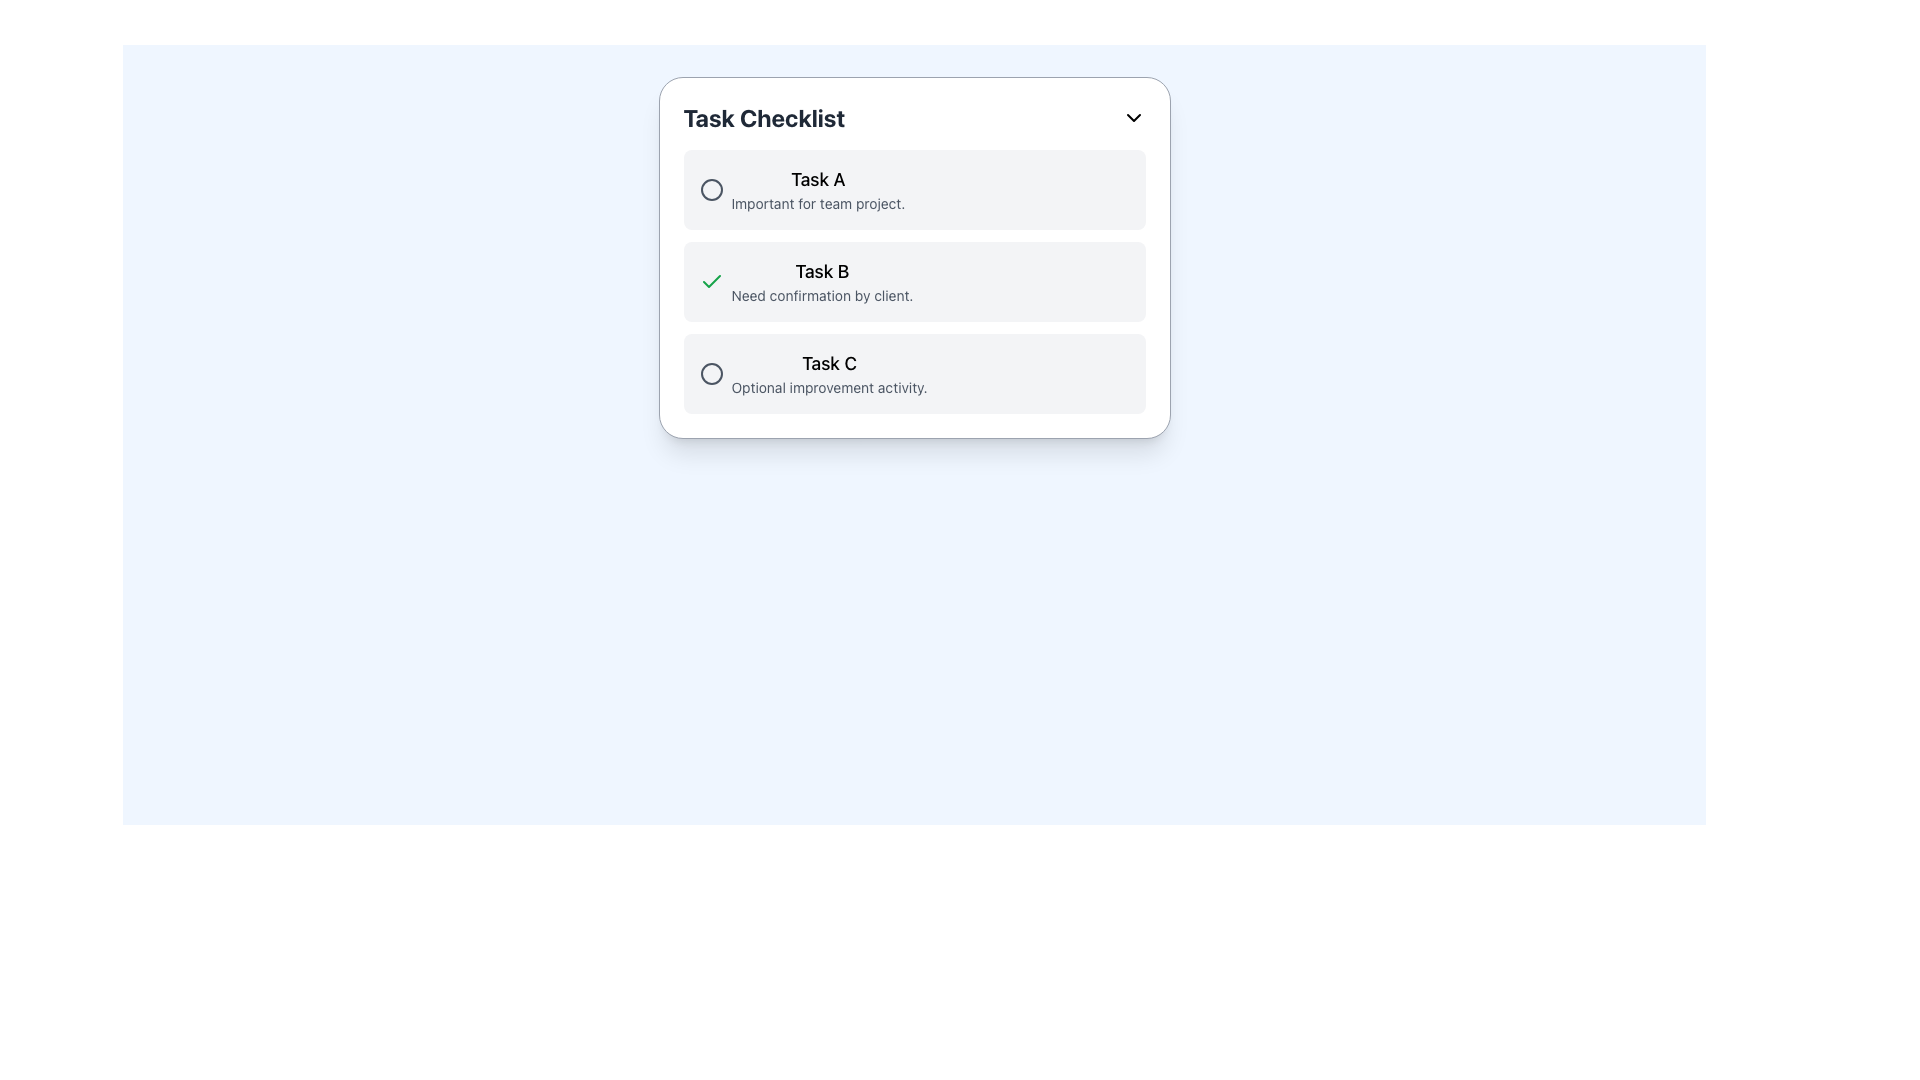  What do you see at coordinates (711, 281) in the screenshot?
I see `the completion icon located to the left of the text for 'Task B'` at bounding box center [711, 281].